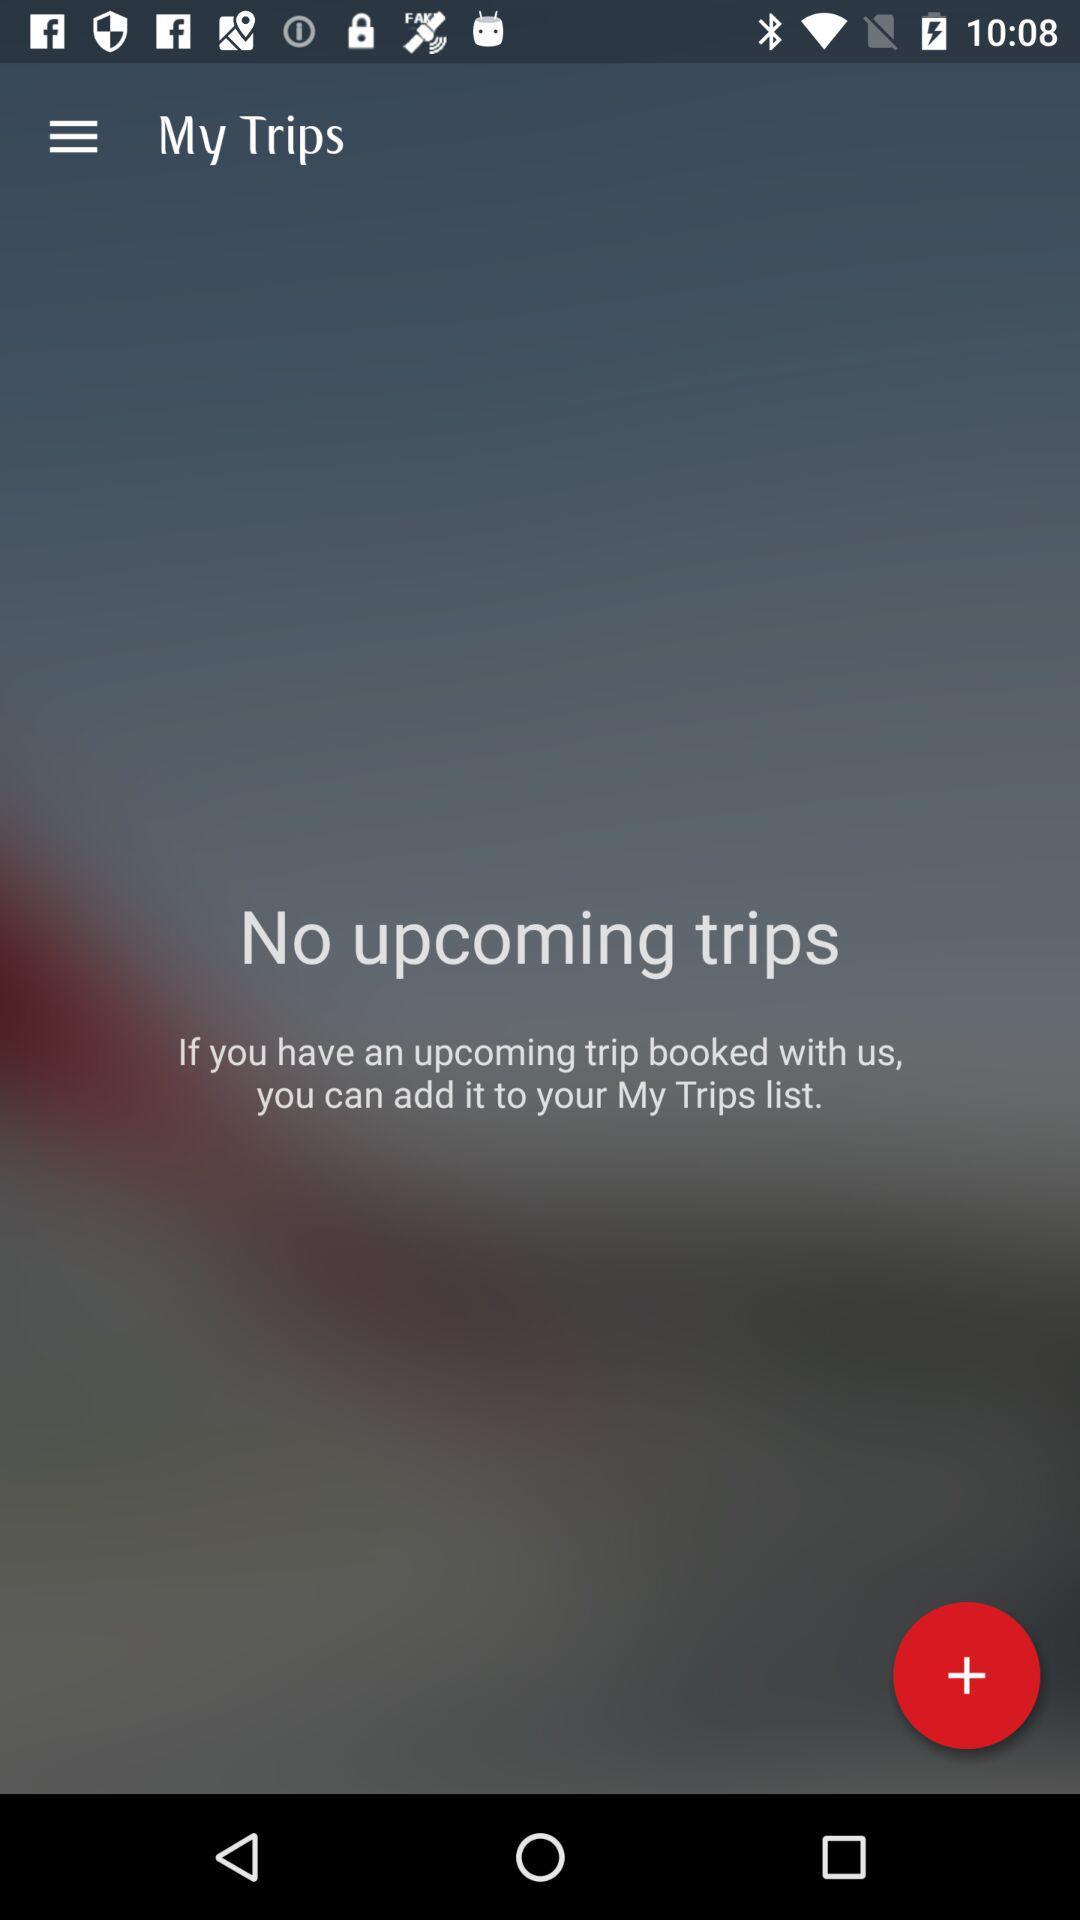 This screenshot has height=1920, width=1080. What do you see at coordinates (72, 135) in the screenshot?
I see `icon above the no upcoming trips` at bounding box center [72, 135].